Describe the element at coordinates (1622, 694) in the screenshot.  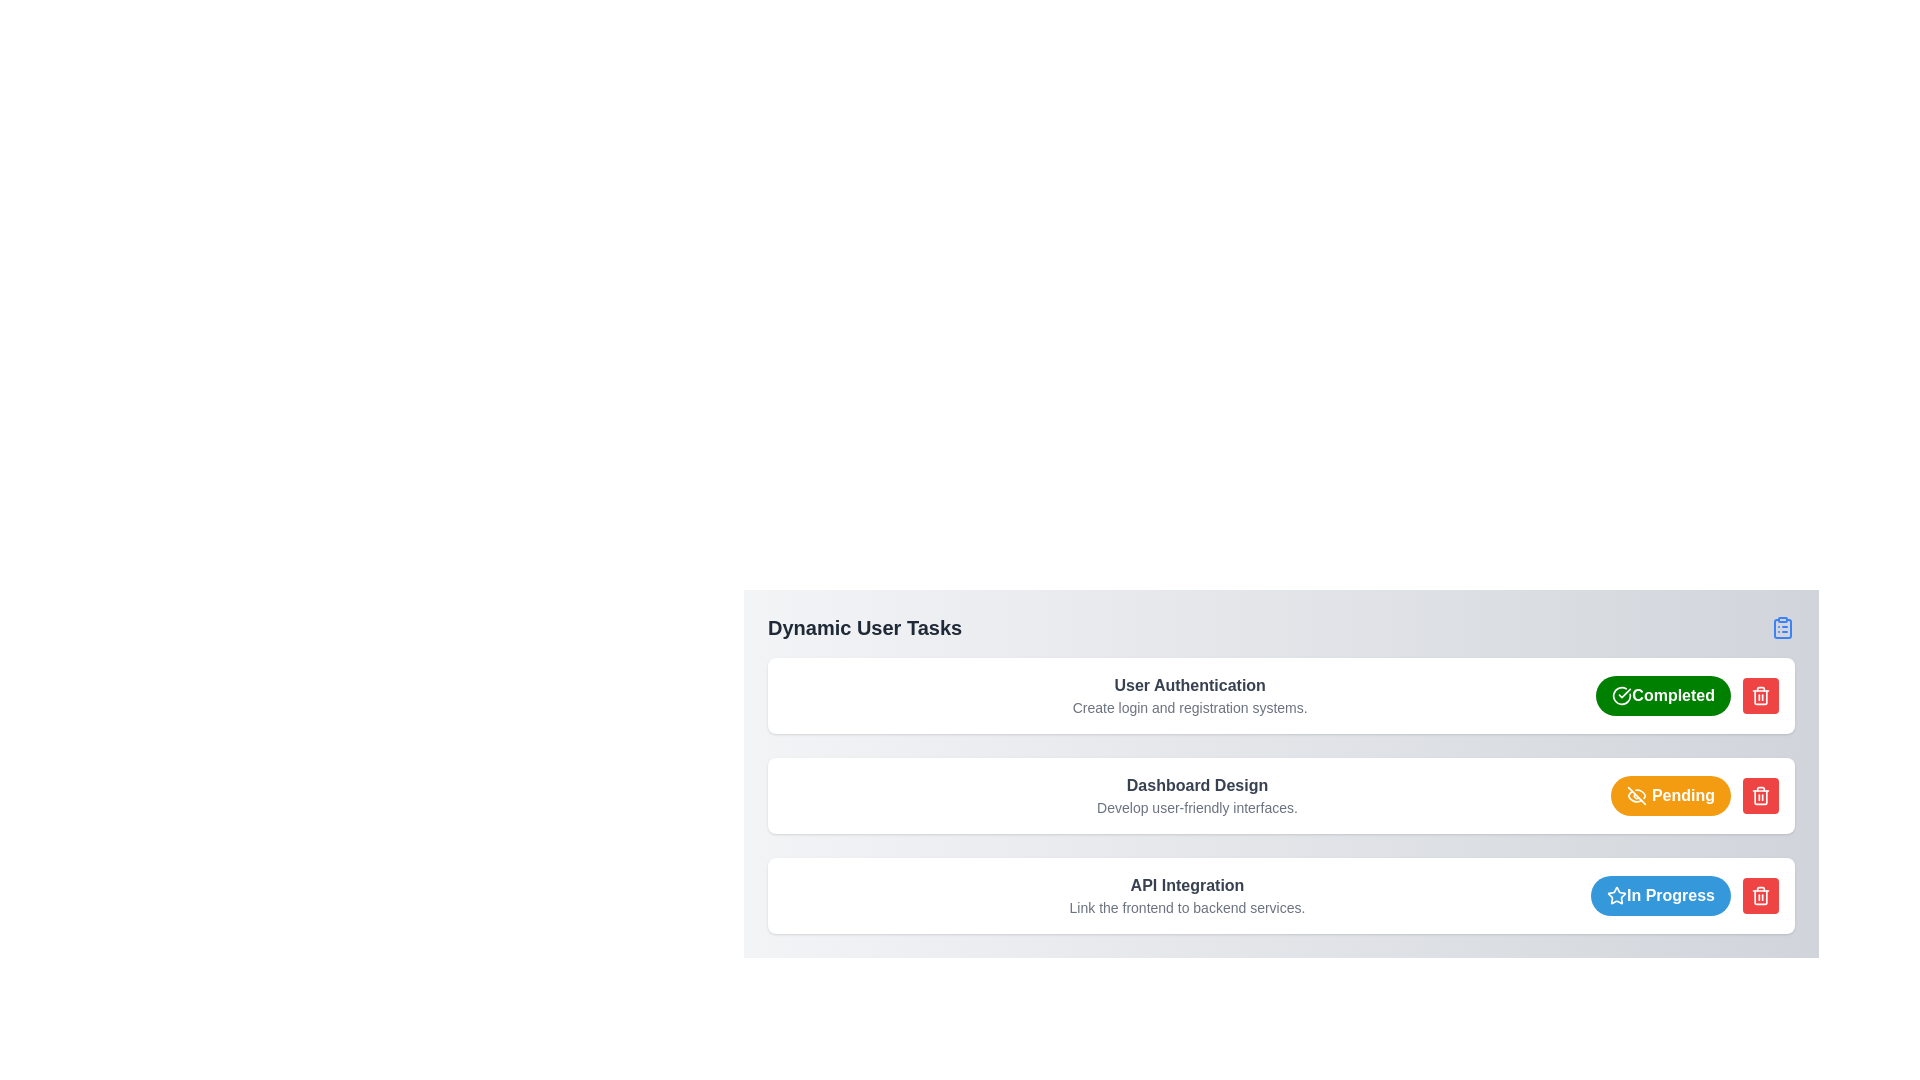
I see `the status of the circular green icon with a white checkmark, located within the 'Completed' button in the 'Dynamic User Tasks' interface` at that location.